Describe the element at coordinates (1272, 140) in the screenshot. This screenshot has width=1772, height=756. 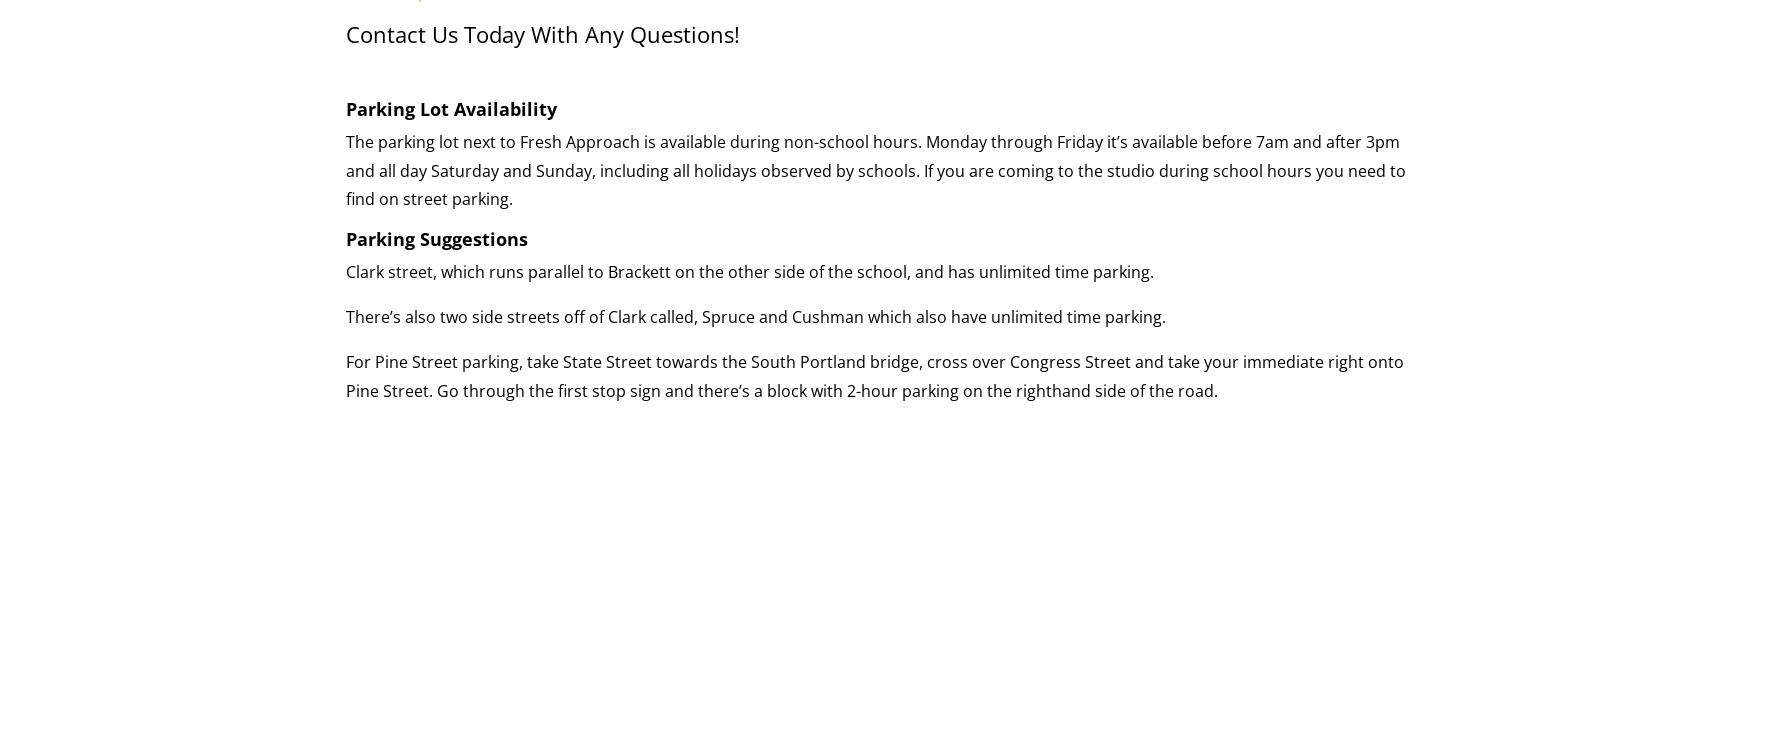
I see `'7am'` at that location.